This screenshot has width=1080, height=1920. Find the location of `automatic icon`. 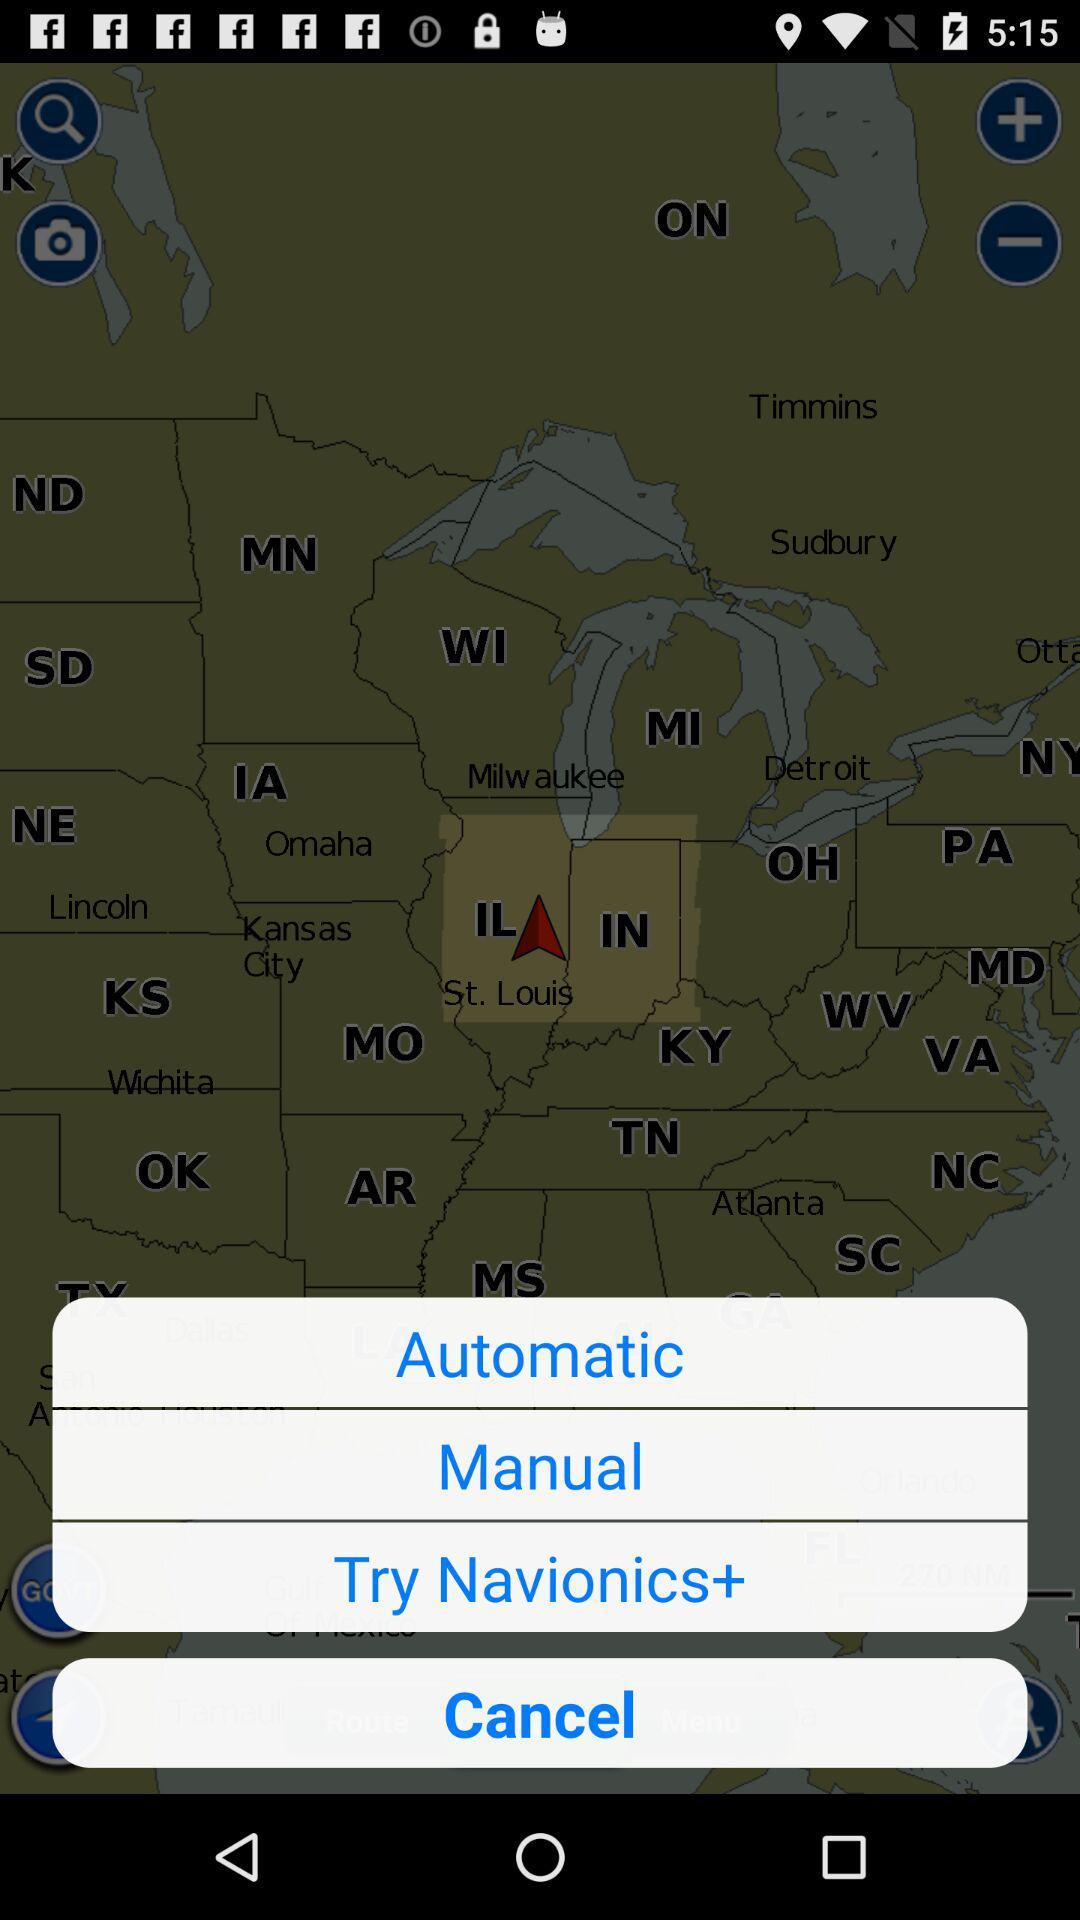

automatic icon is located at coordinates (540, 1352).